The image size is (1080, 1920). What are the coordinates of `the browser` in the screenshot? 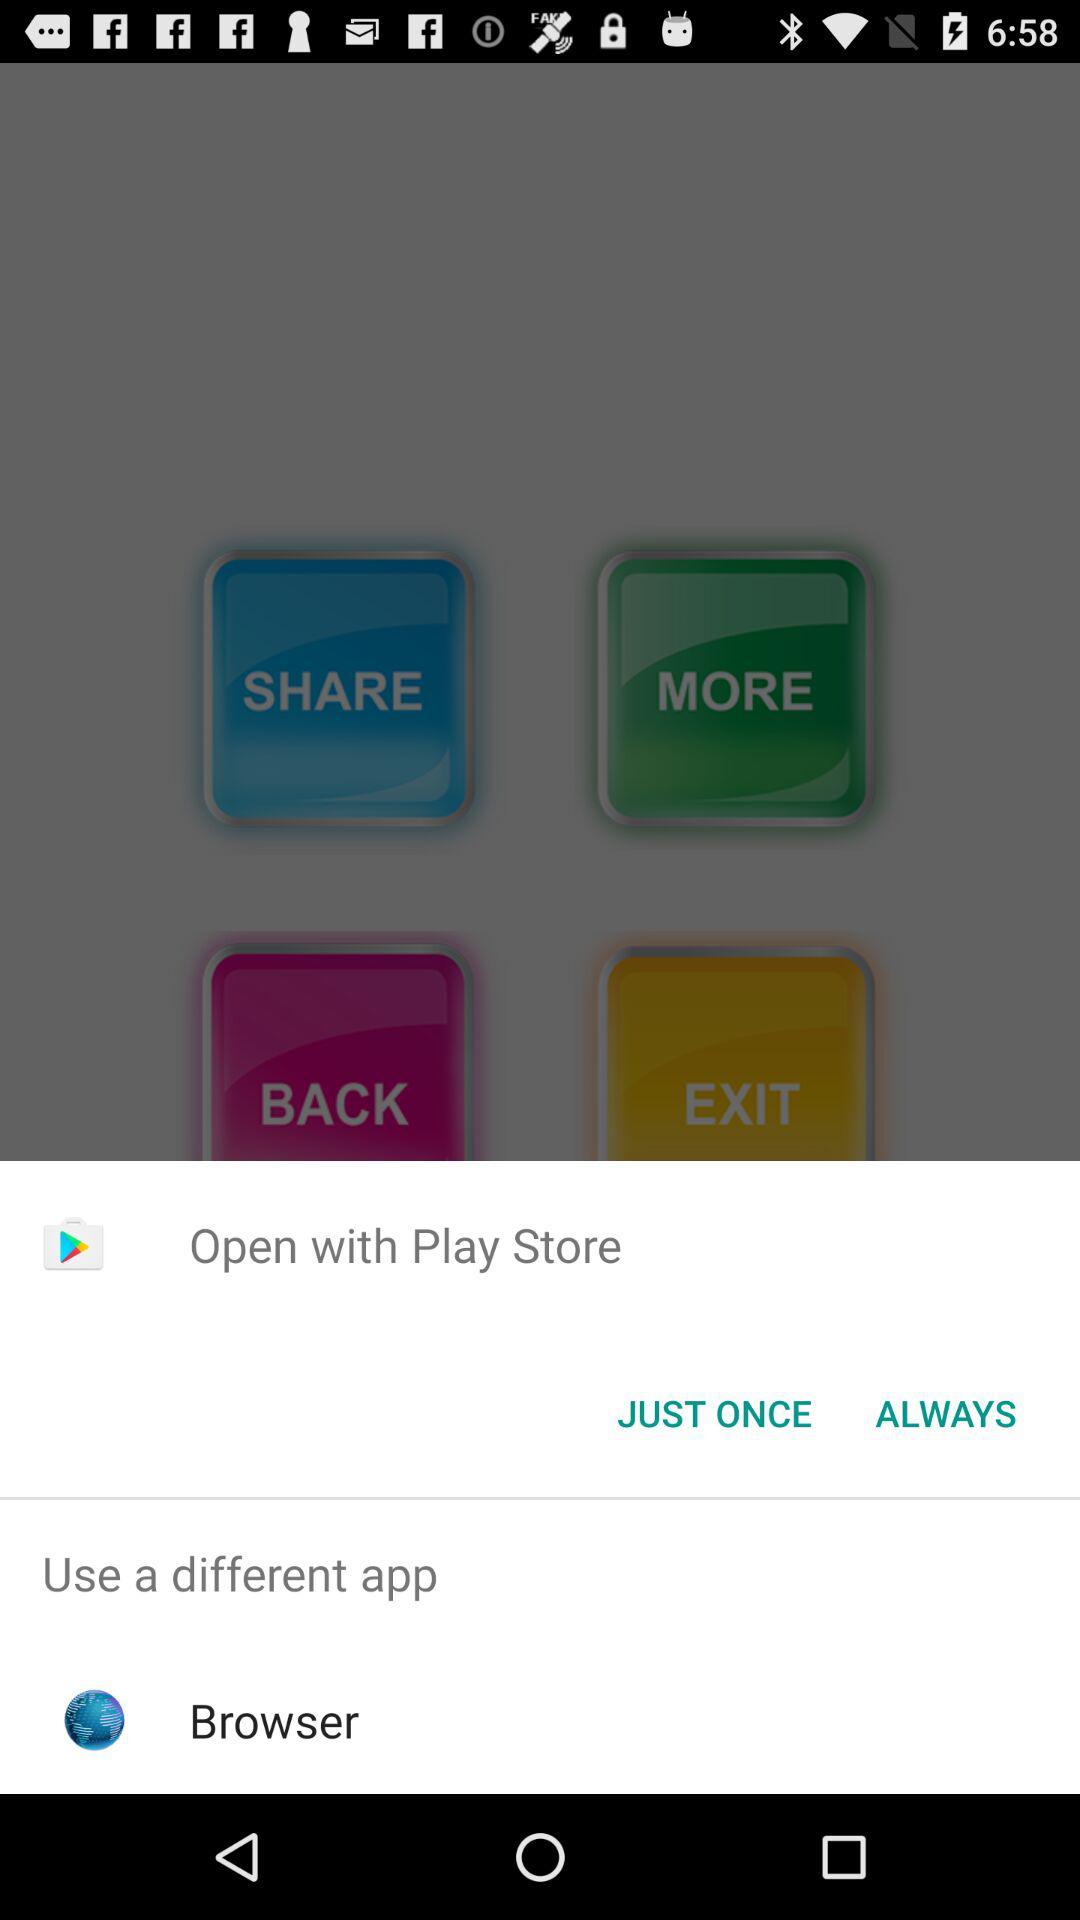 It's located at (274, 1719).